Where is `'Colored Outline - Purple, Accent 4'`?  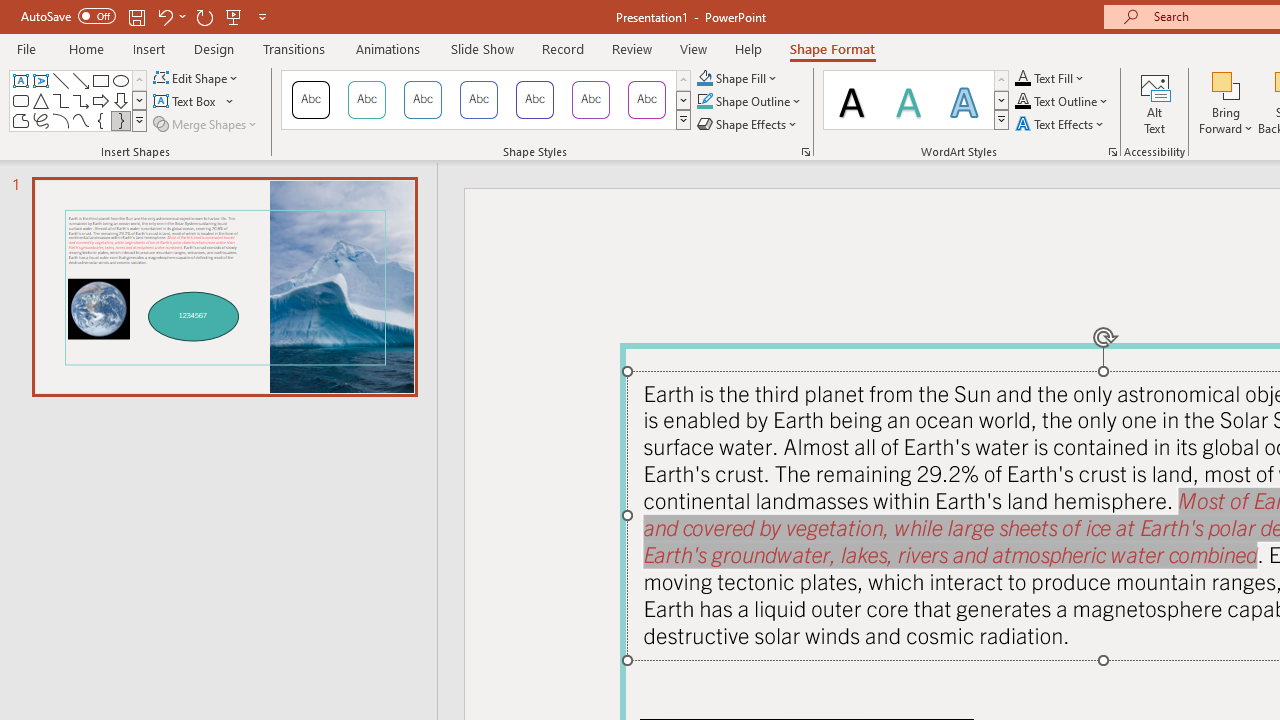
'Colored Outline - Purple, Accent 4' is located at coordinates (535, 100).